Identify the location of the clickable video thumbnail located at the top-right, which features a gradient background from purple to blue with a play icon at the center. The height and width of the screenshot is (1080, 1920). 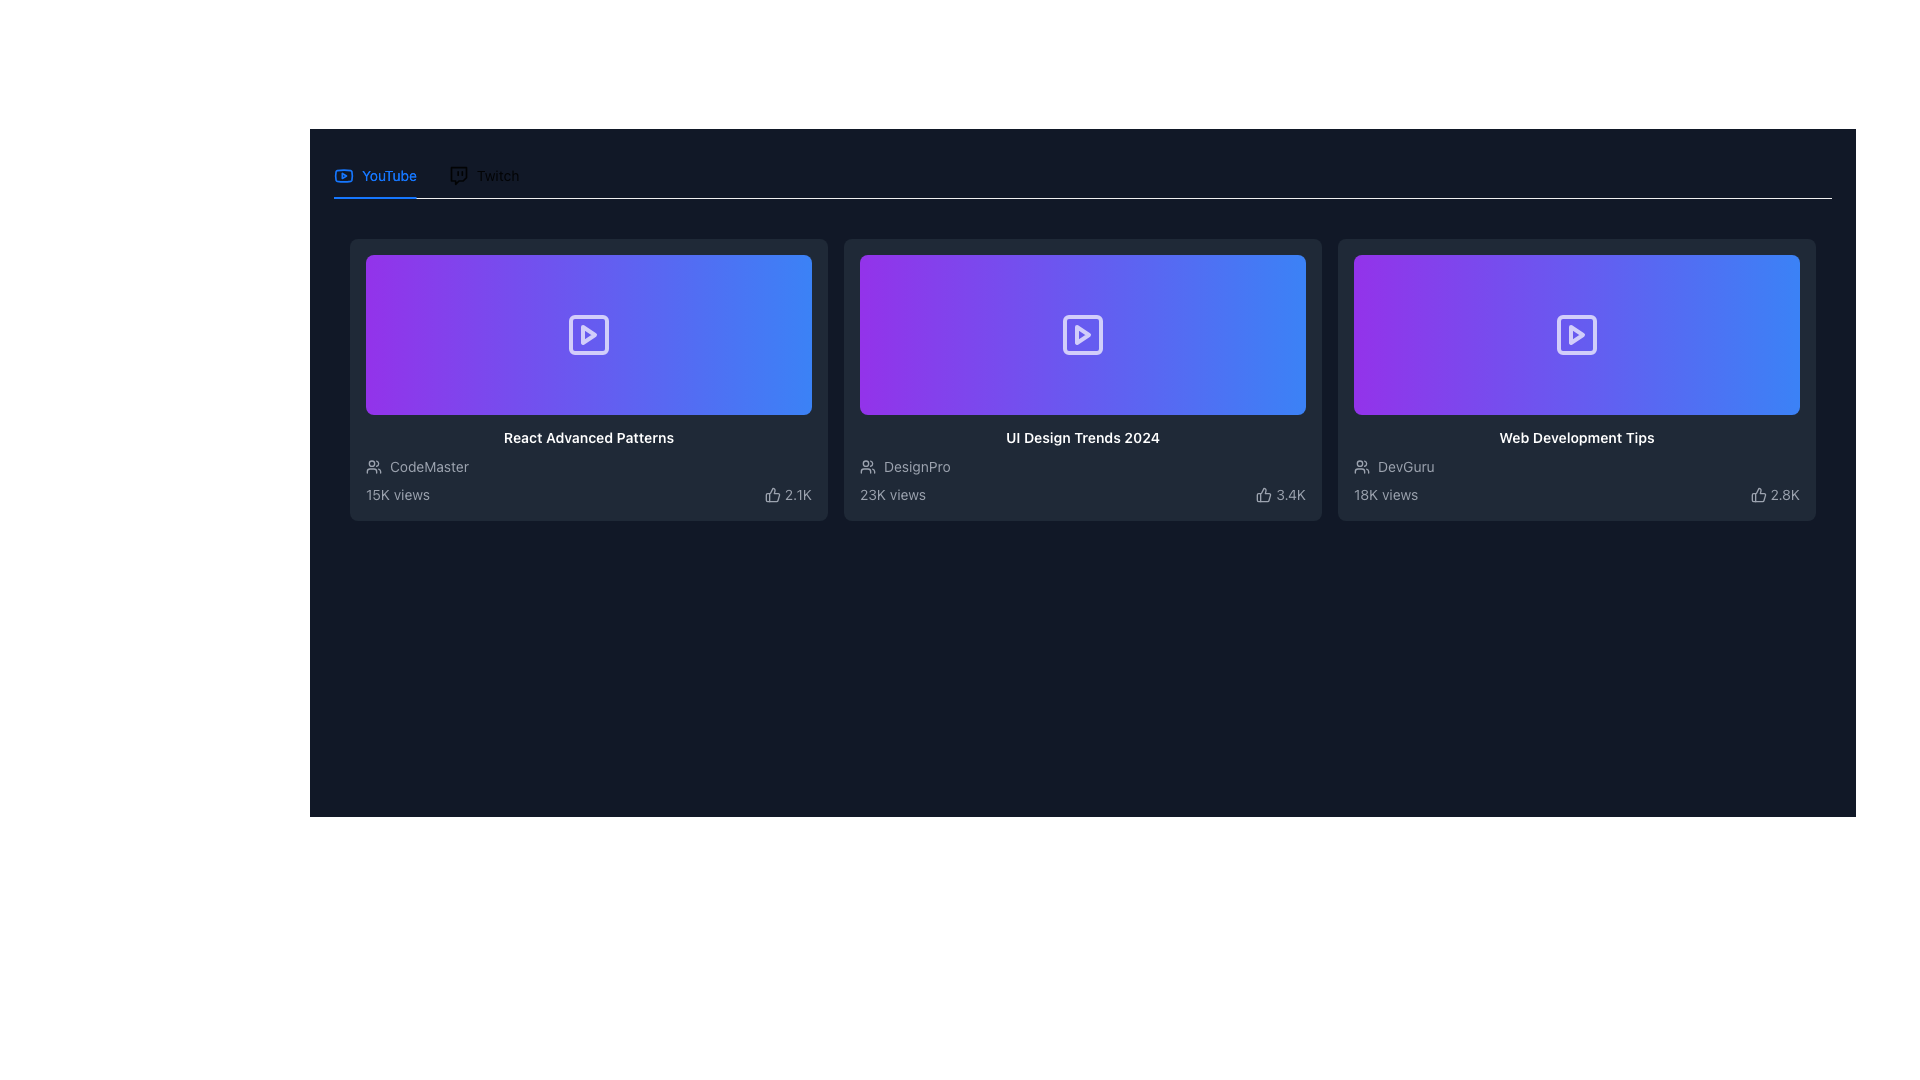
(1576, 334).